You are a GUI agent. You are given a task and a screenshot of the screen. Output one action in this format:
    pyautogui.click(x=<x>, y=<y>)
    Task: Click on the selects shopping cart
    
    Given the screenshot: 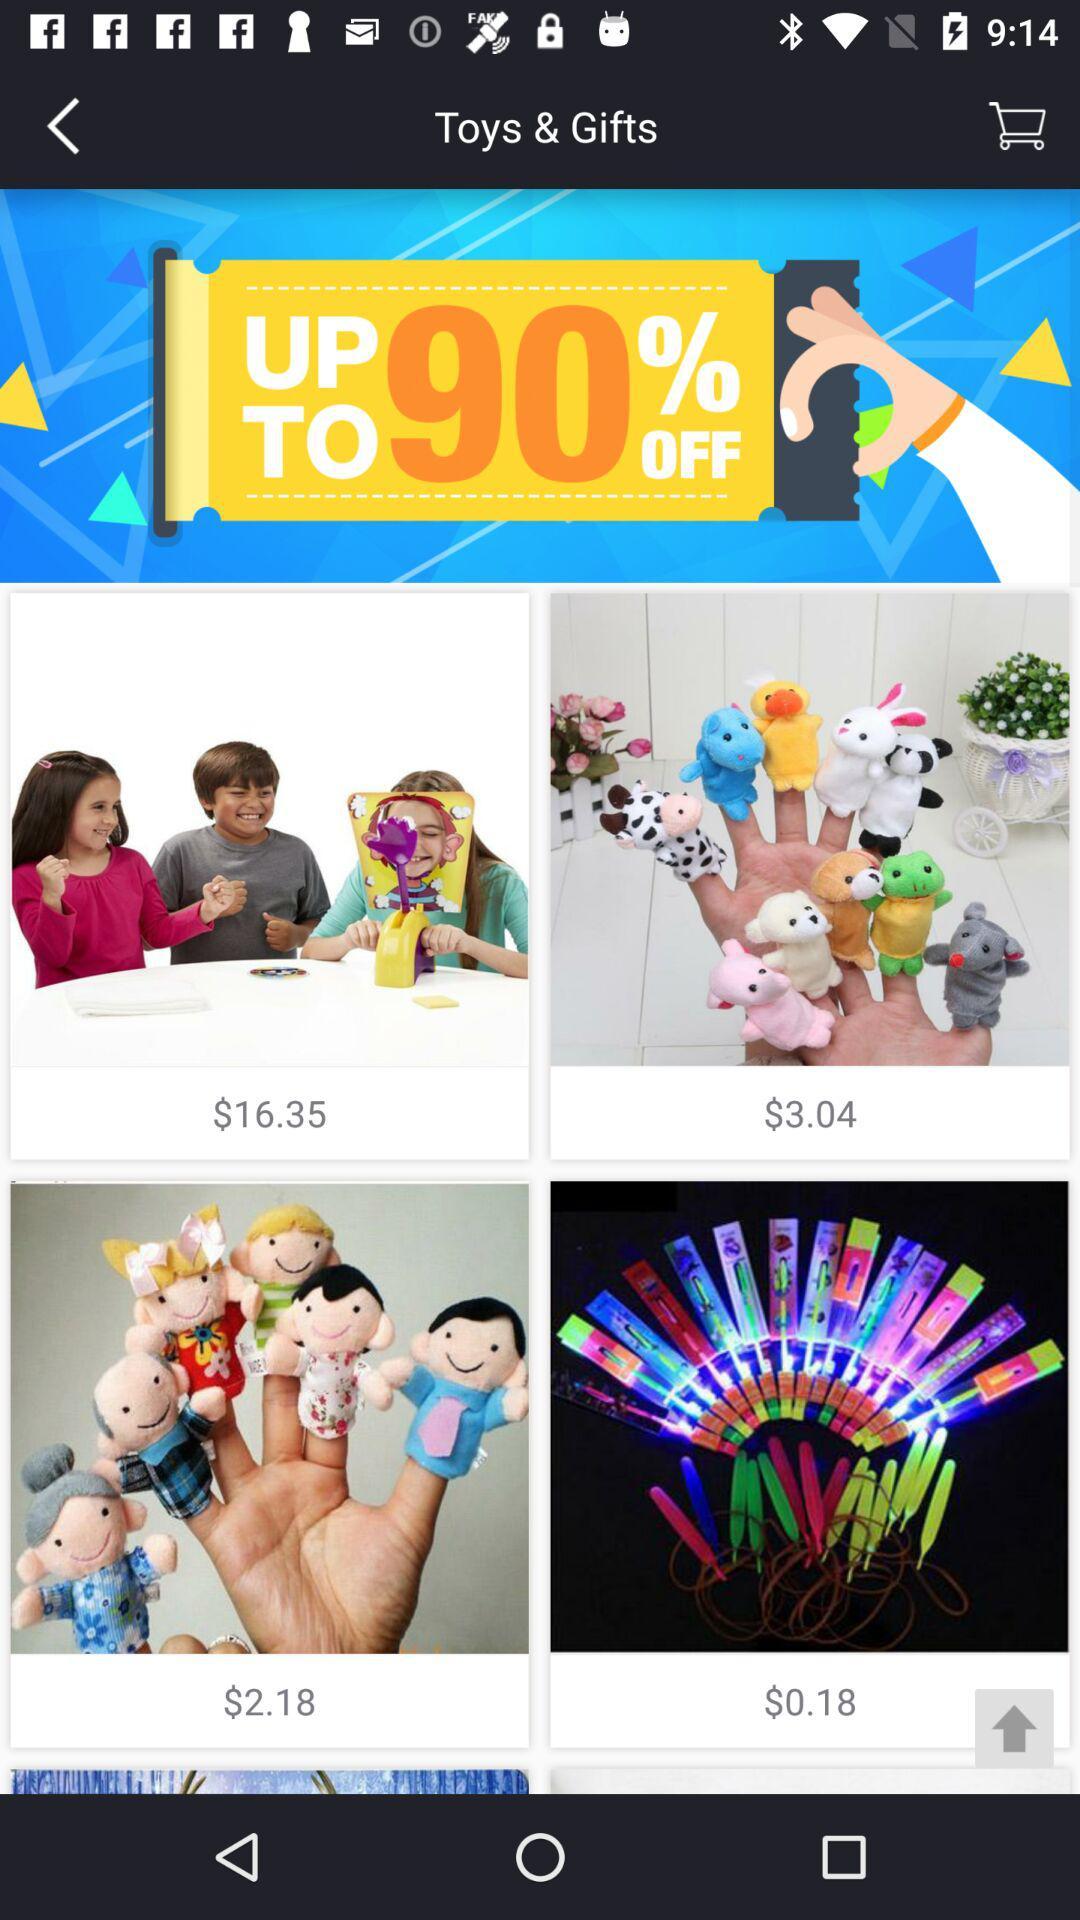 What is the action you would take?
    pyautogui.click(x=1017, y=124)
    